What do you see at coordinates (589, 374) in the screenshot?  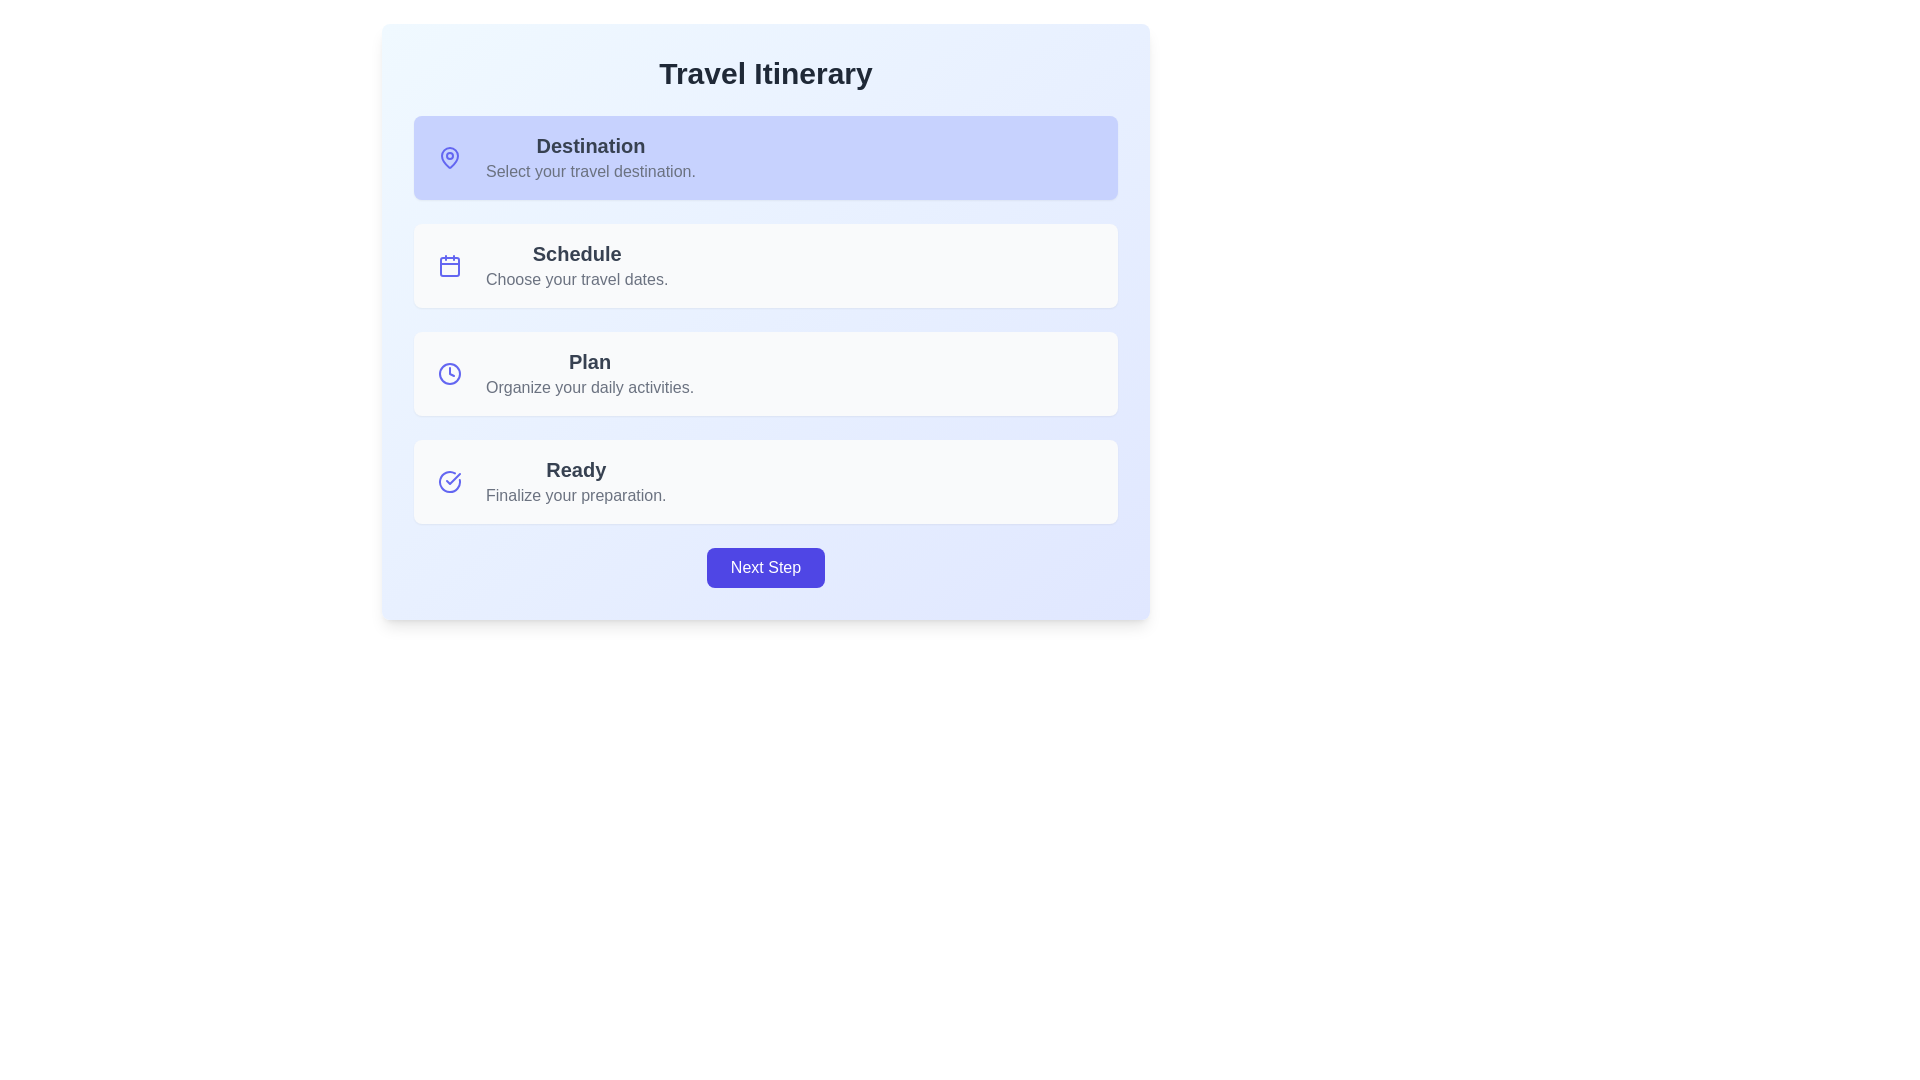 I see `the informational Text block indicating the step 'Plan', which is the third element in a vertical list, located below 'Schedule' and above 'Ready'` at bounding box center [589, 374].